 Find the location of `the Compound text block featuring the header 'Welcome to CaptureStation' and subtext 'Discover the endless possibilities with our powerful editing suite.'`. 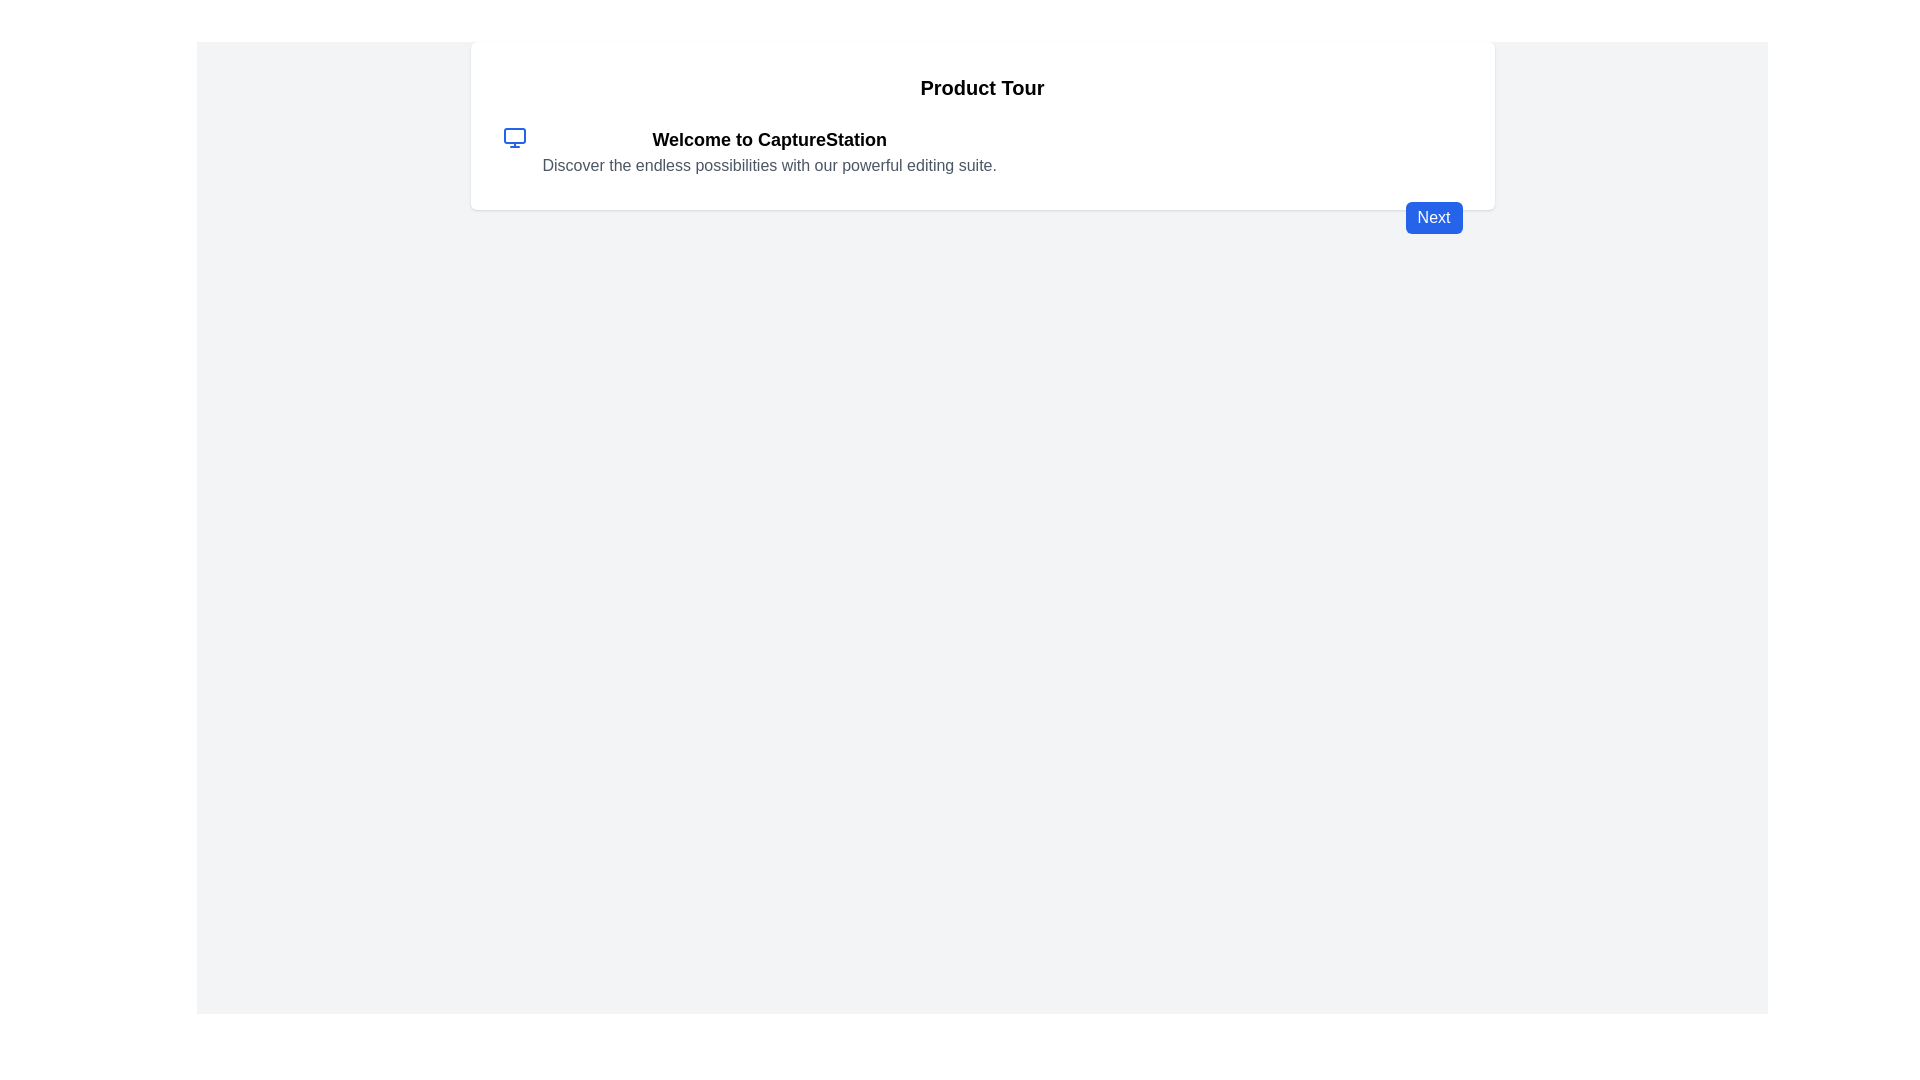

the Compound text block featuring the header 'Welcome to CaptureStation' and subtext 'Discover the endless possibilities with our powerful editing suite.' is located at coordinates (768, 150).